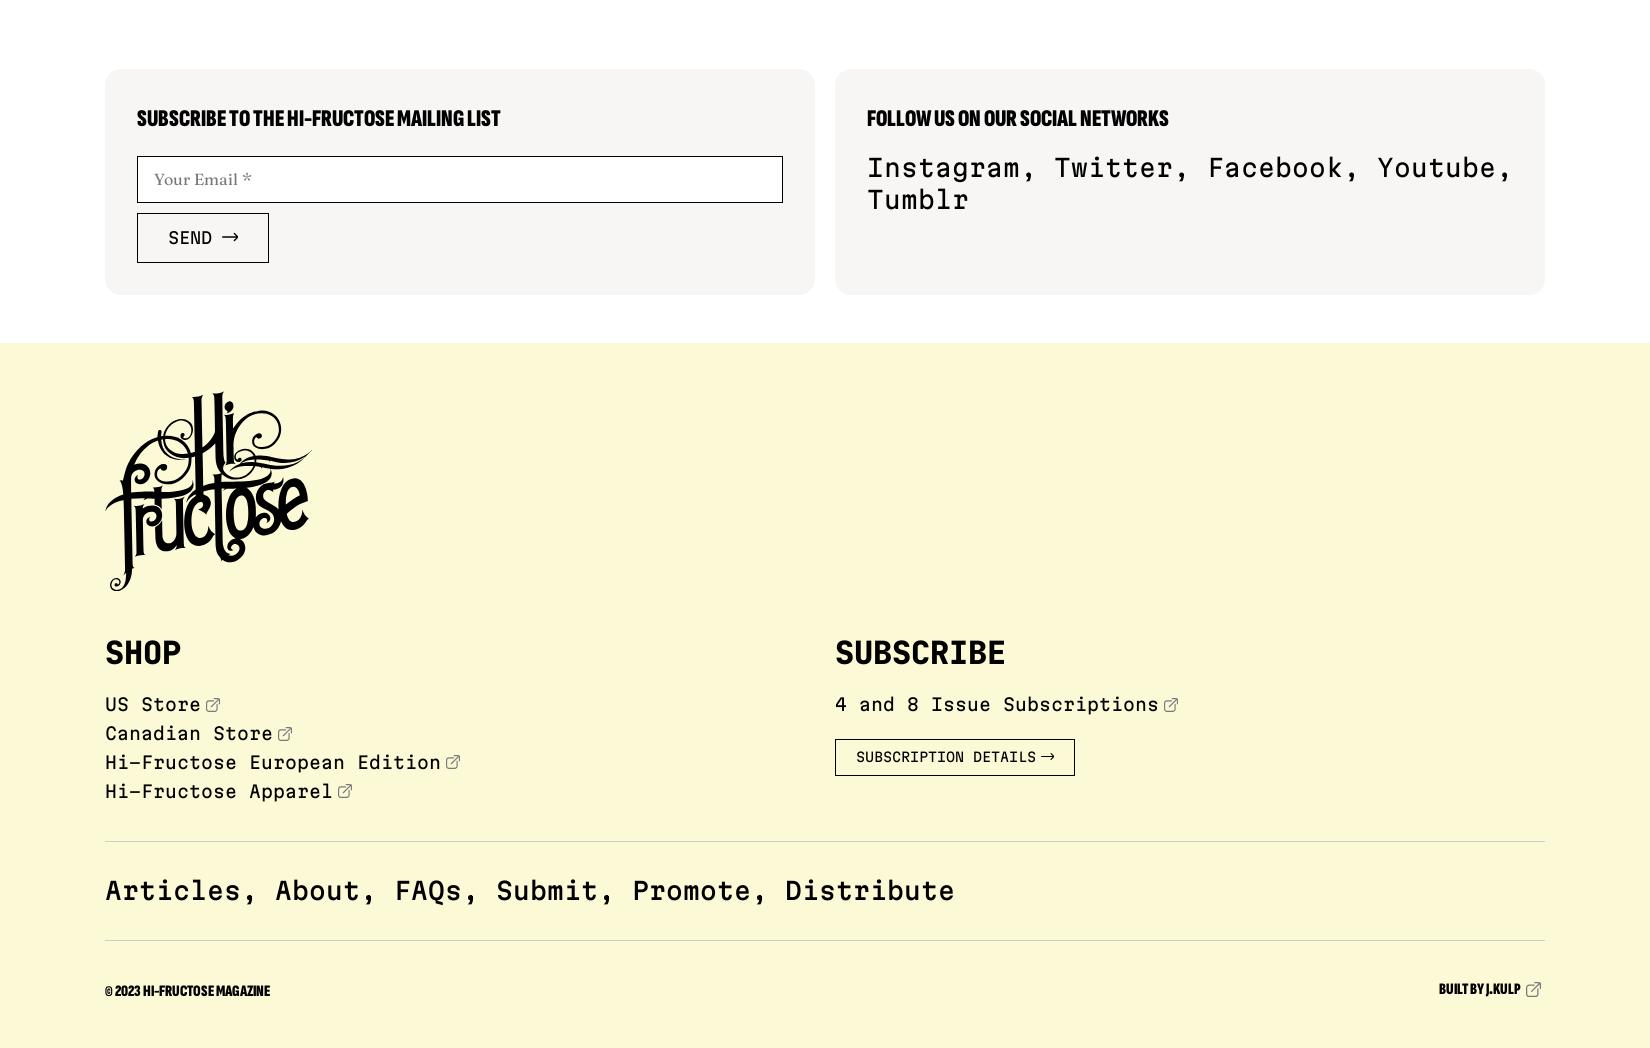 Image resolution: width=1650 pixels, height=1048 pixels. What do you see at coordinates (1018, 117) in the screenshot?
I see `'Follow us on our social networks'` at bounding box center [1018, 117].